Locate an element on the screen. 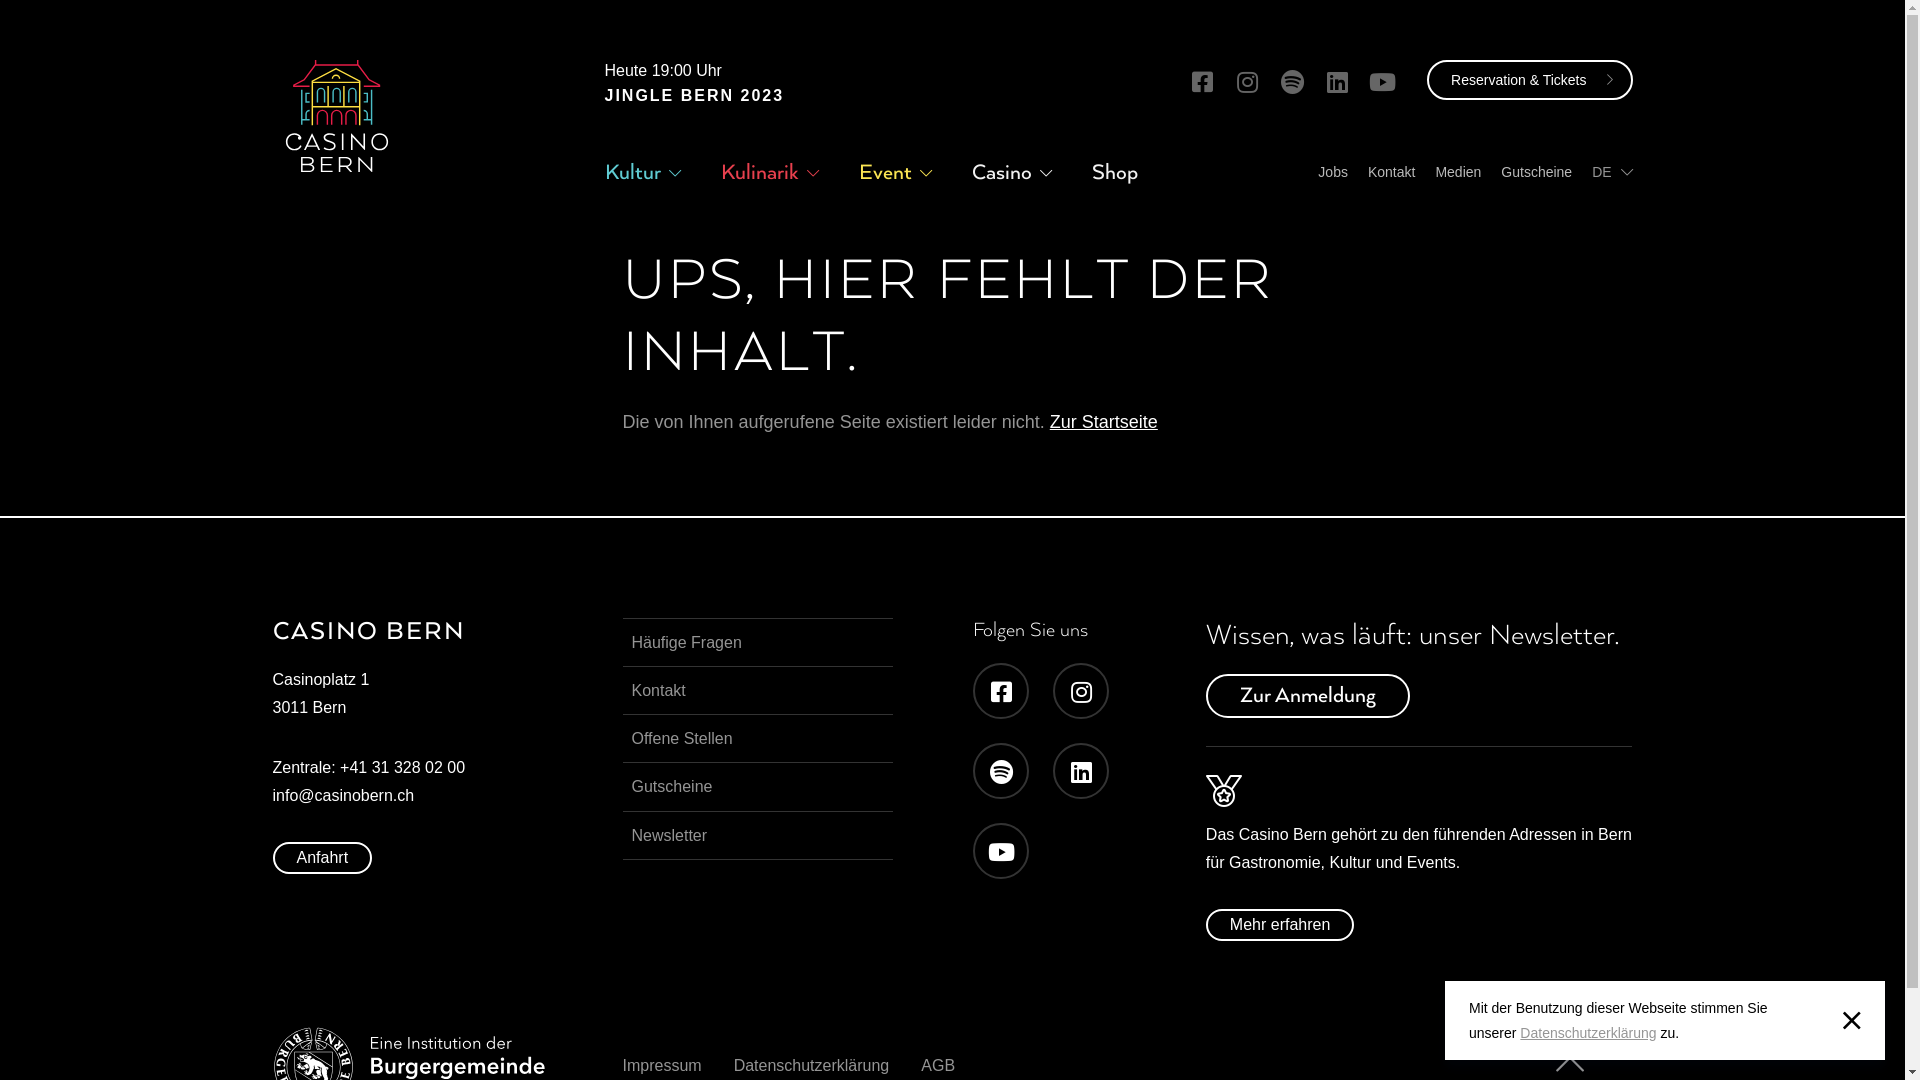 The width and height of the screenshot is (1920, 1080). '+41 31 328 02 00' is located at coordinates (401, 766).